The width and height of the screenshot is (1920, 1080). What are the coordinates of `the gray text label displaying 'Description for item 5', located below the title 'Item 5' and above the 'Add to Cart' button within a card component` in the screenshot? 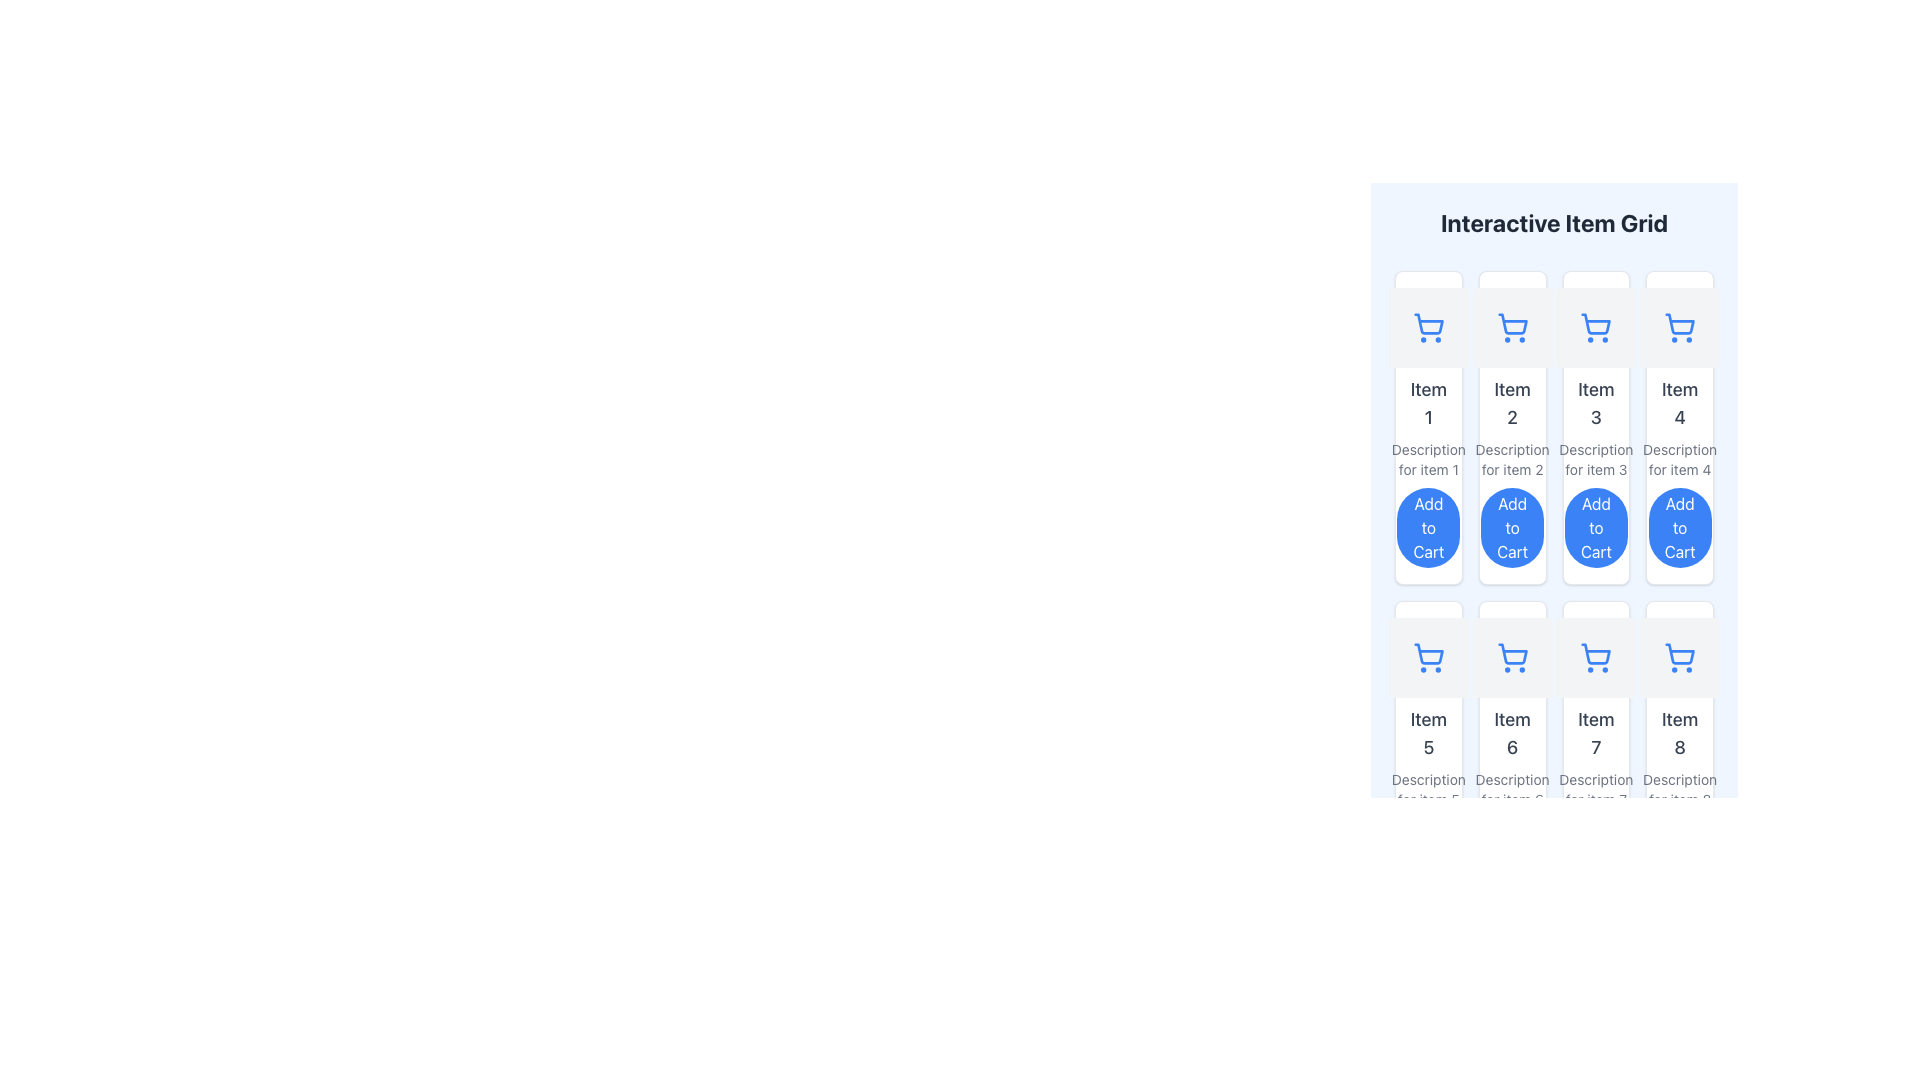 It's located at (1427, 789).